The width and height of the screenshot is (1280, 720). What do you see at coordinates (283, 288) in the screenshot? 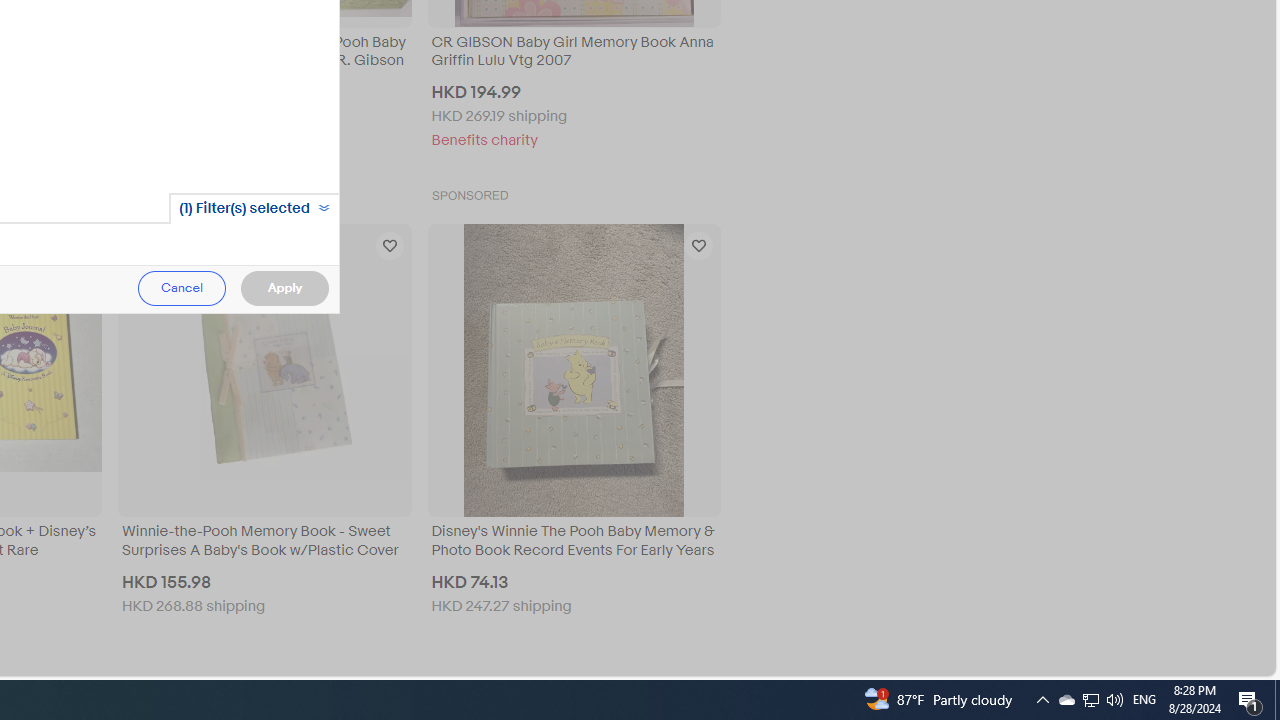
I see `'Apply'` at bounding box center [283, 288].